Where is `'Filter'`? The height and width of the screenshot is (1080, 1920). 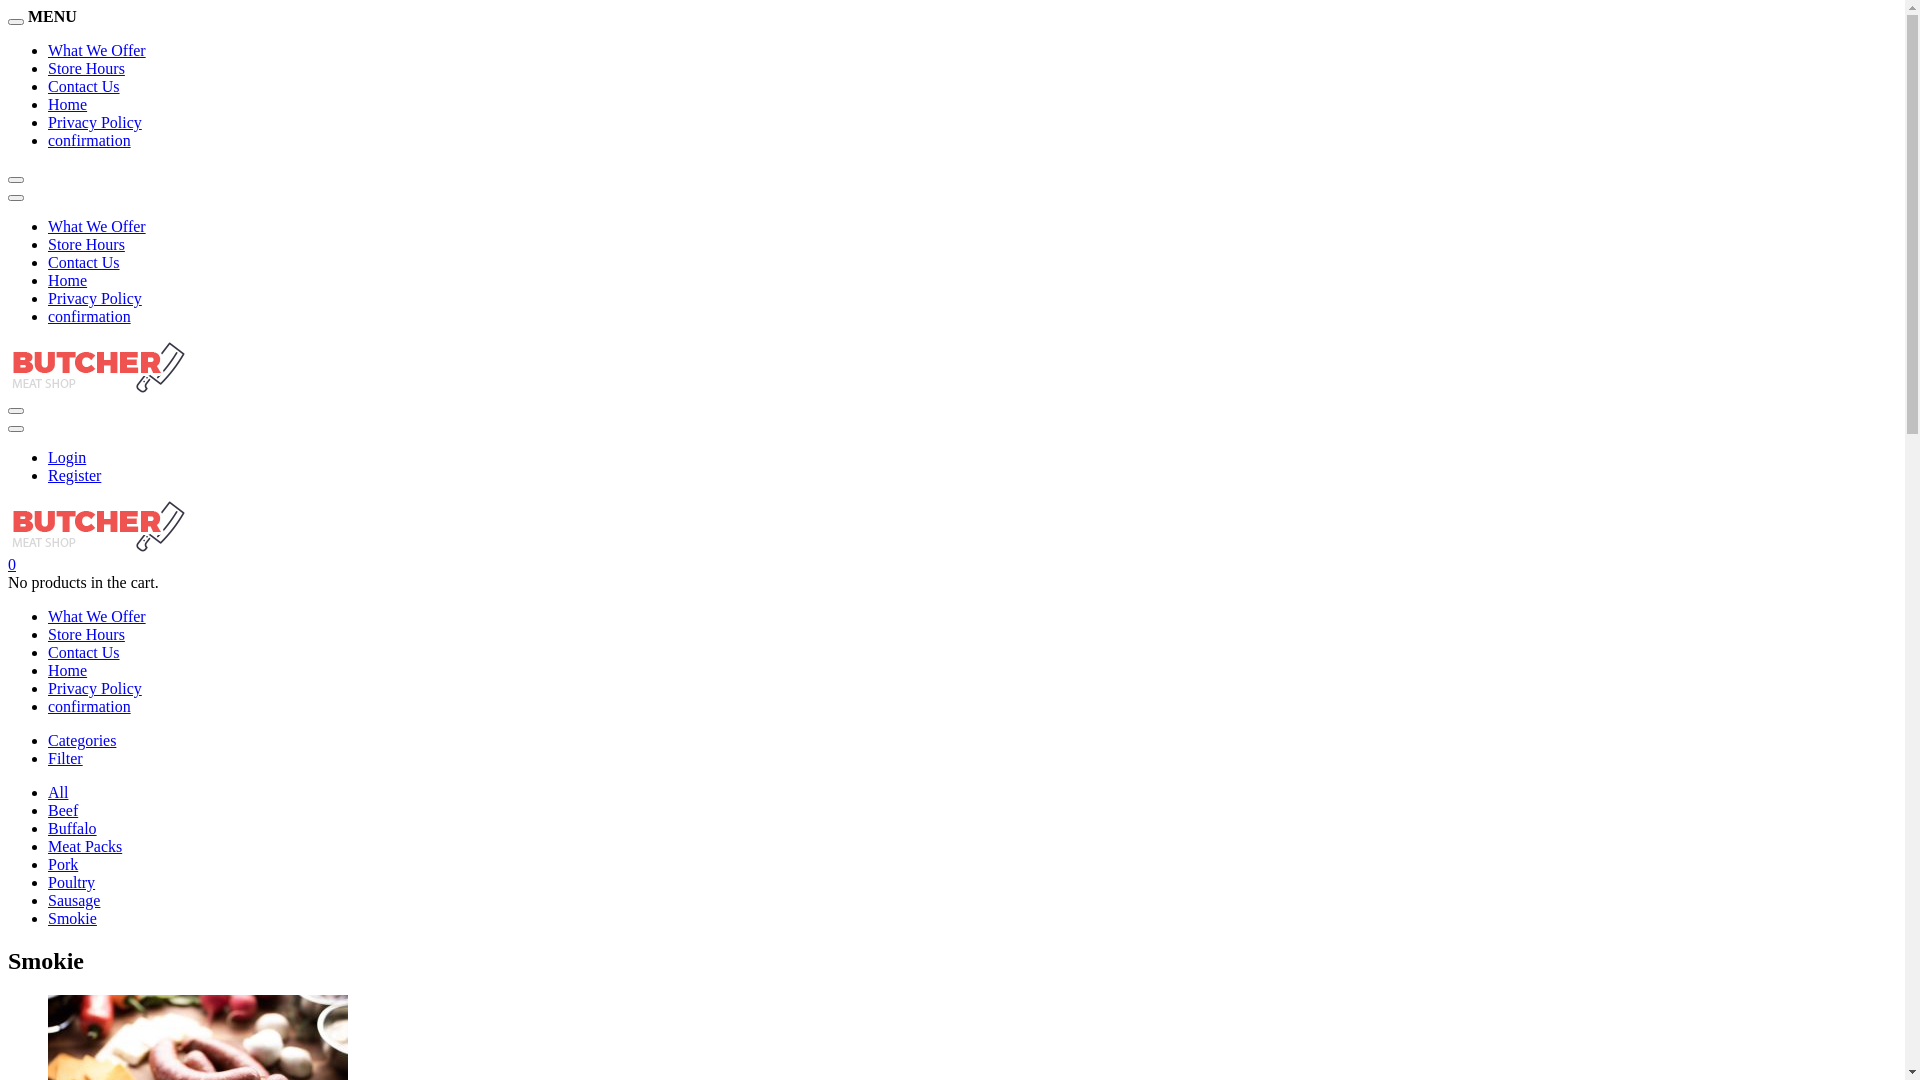
'Filter' is located at coordinates (65, 758).